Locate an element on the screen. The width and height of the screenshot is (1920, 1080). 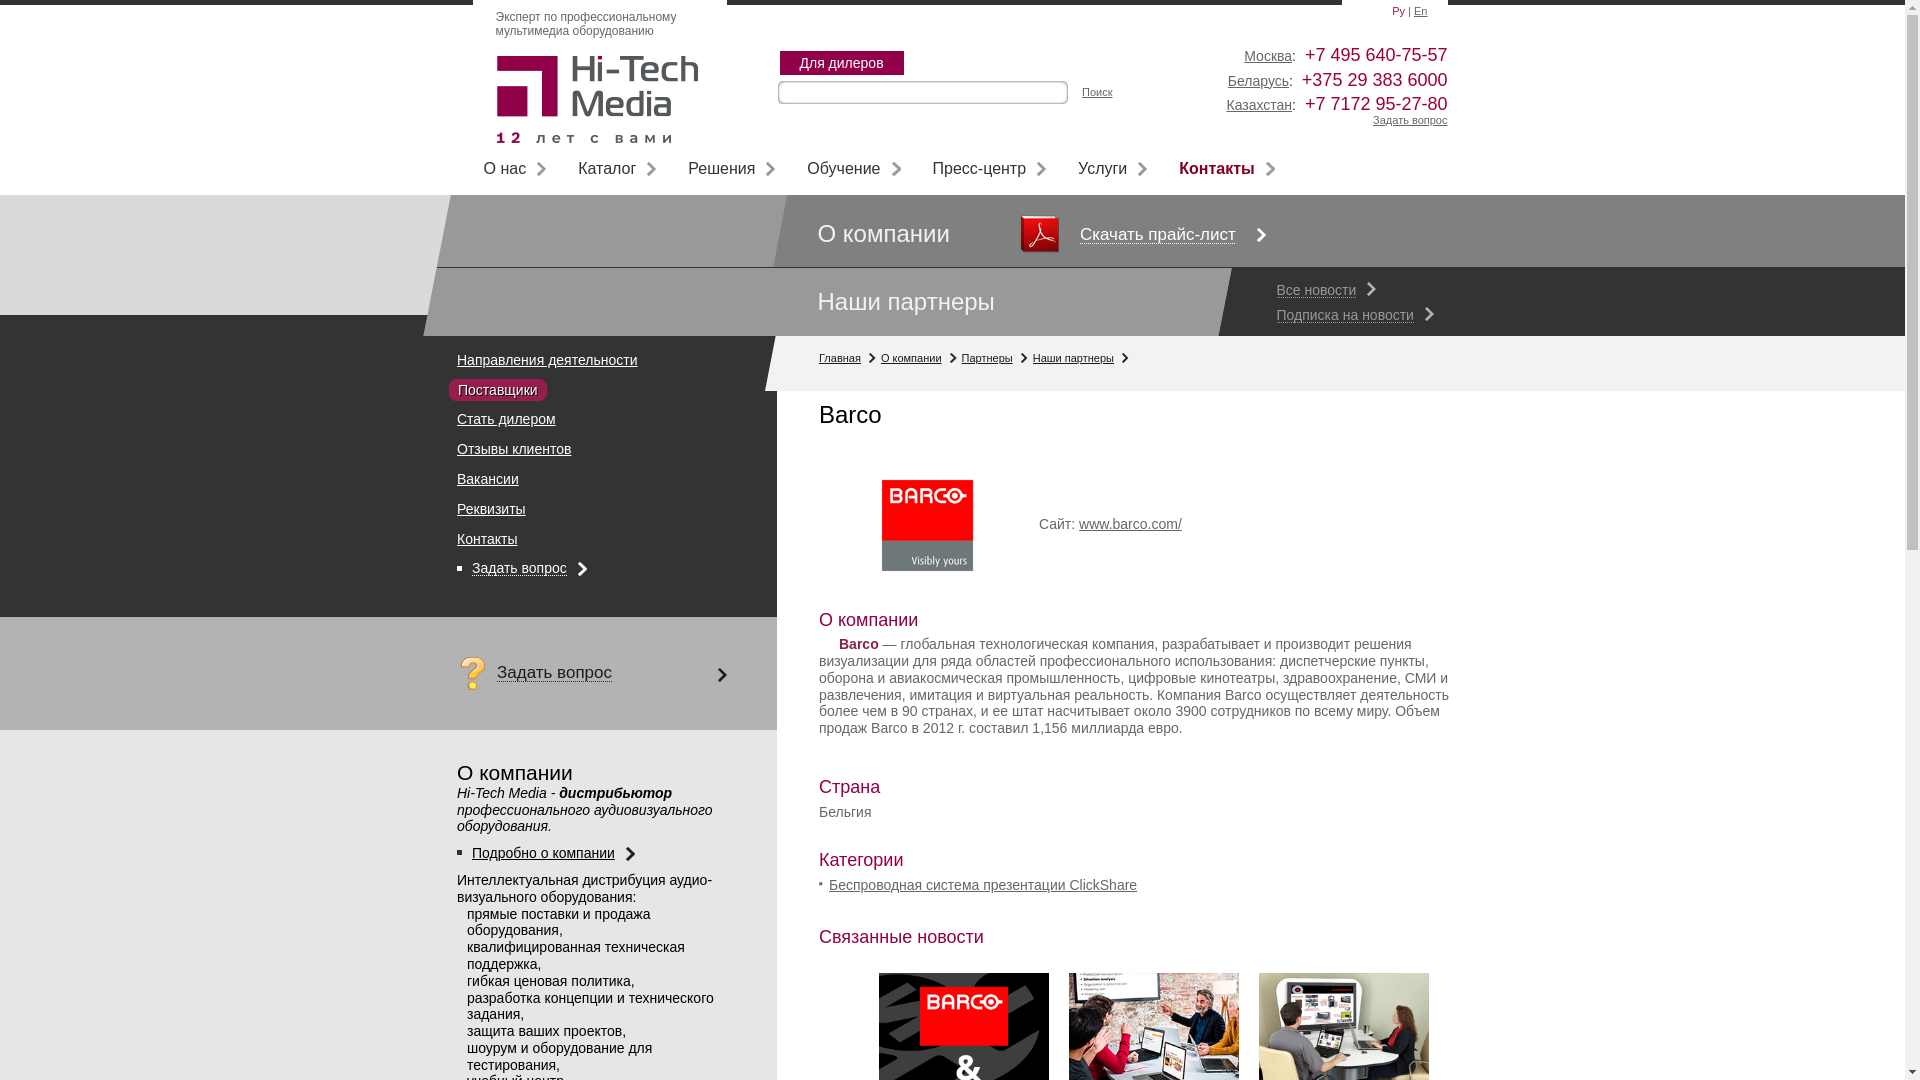
'www.barco.com/' is located at coordinates (1130, 523).